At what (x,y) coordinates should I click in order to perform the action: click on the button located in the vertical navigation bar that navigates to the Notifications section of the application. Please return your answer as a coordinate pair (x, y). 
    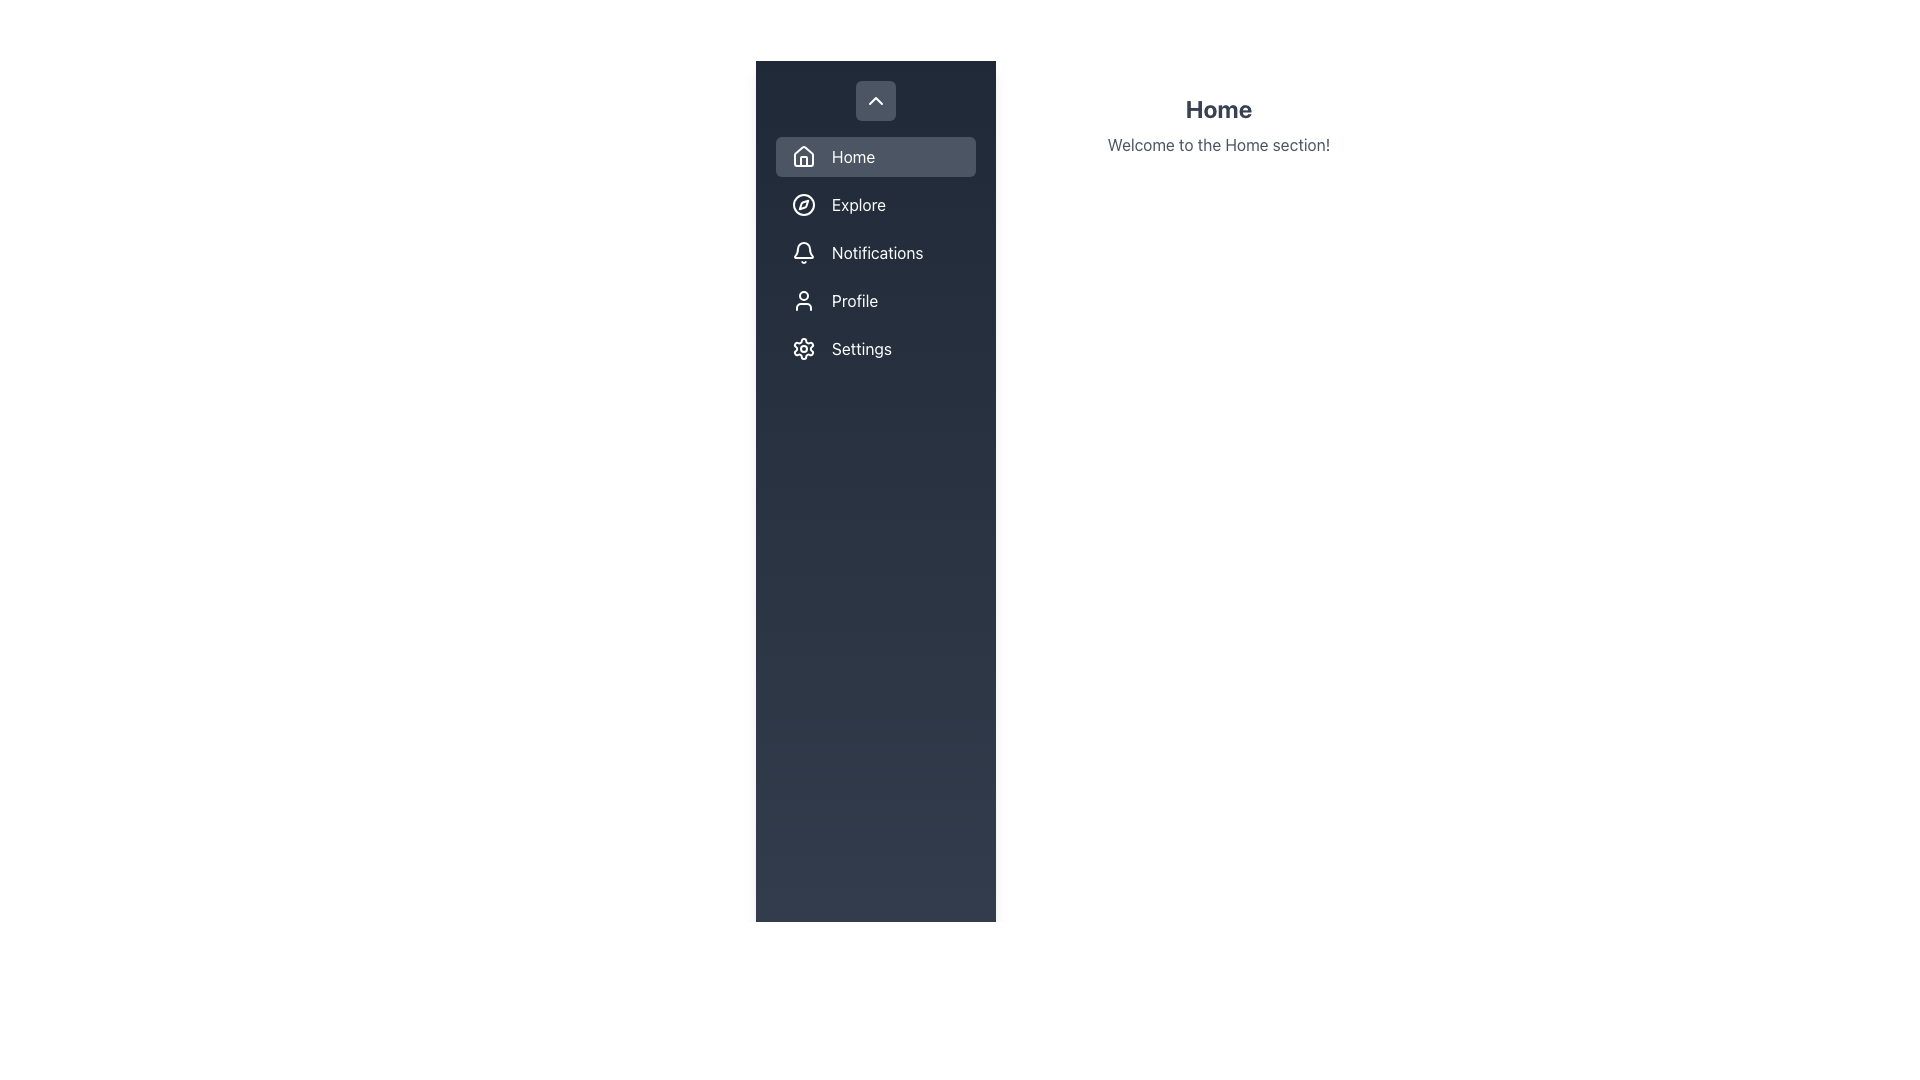
    Looking at the image, I should click on (875, 252).